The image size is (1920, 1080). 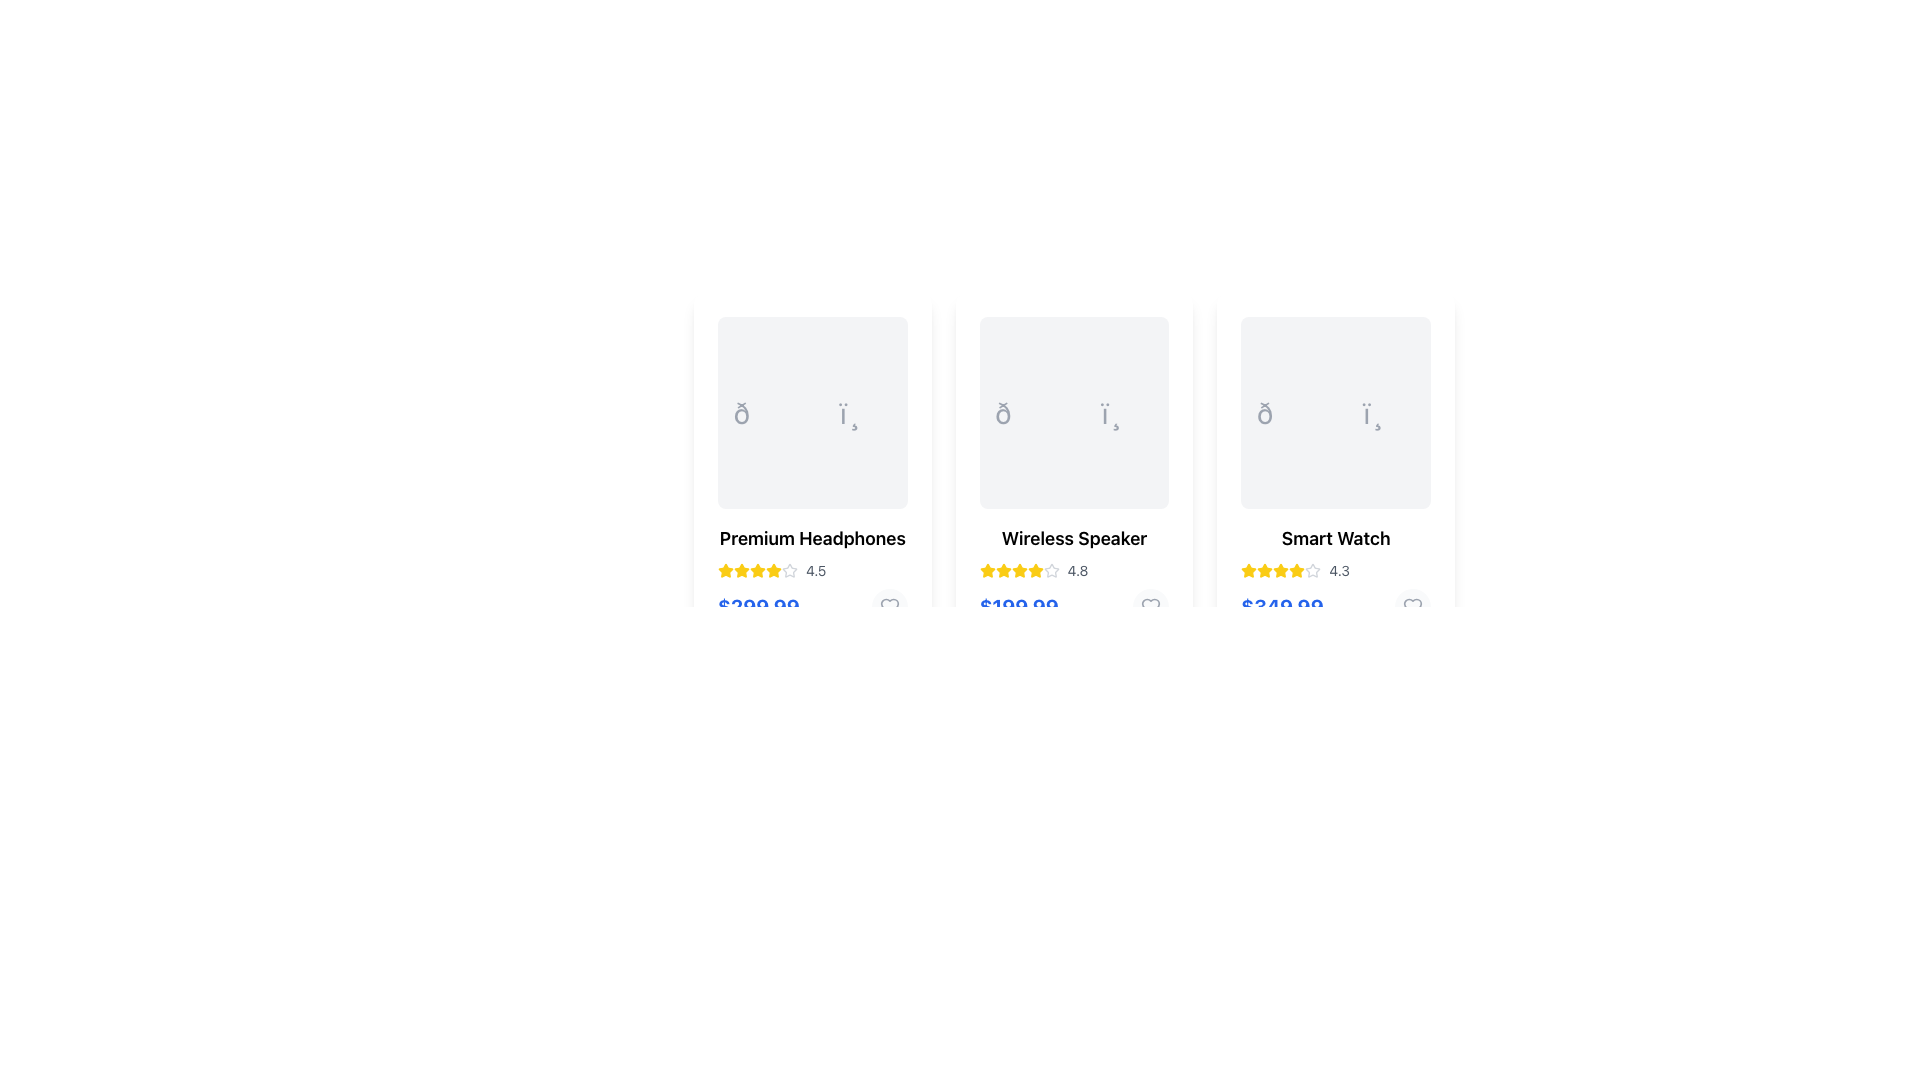 What do you see at coordinates (1248, 570) in the screenshot?
I see `the first star icon in the five-star rating component for the 'Smart Watch' product, which indicates a filled rating level` at bounding box center [1248, 570].